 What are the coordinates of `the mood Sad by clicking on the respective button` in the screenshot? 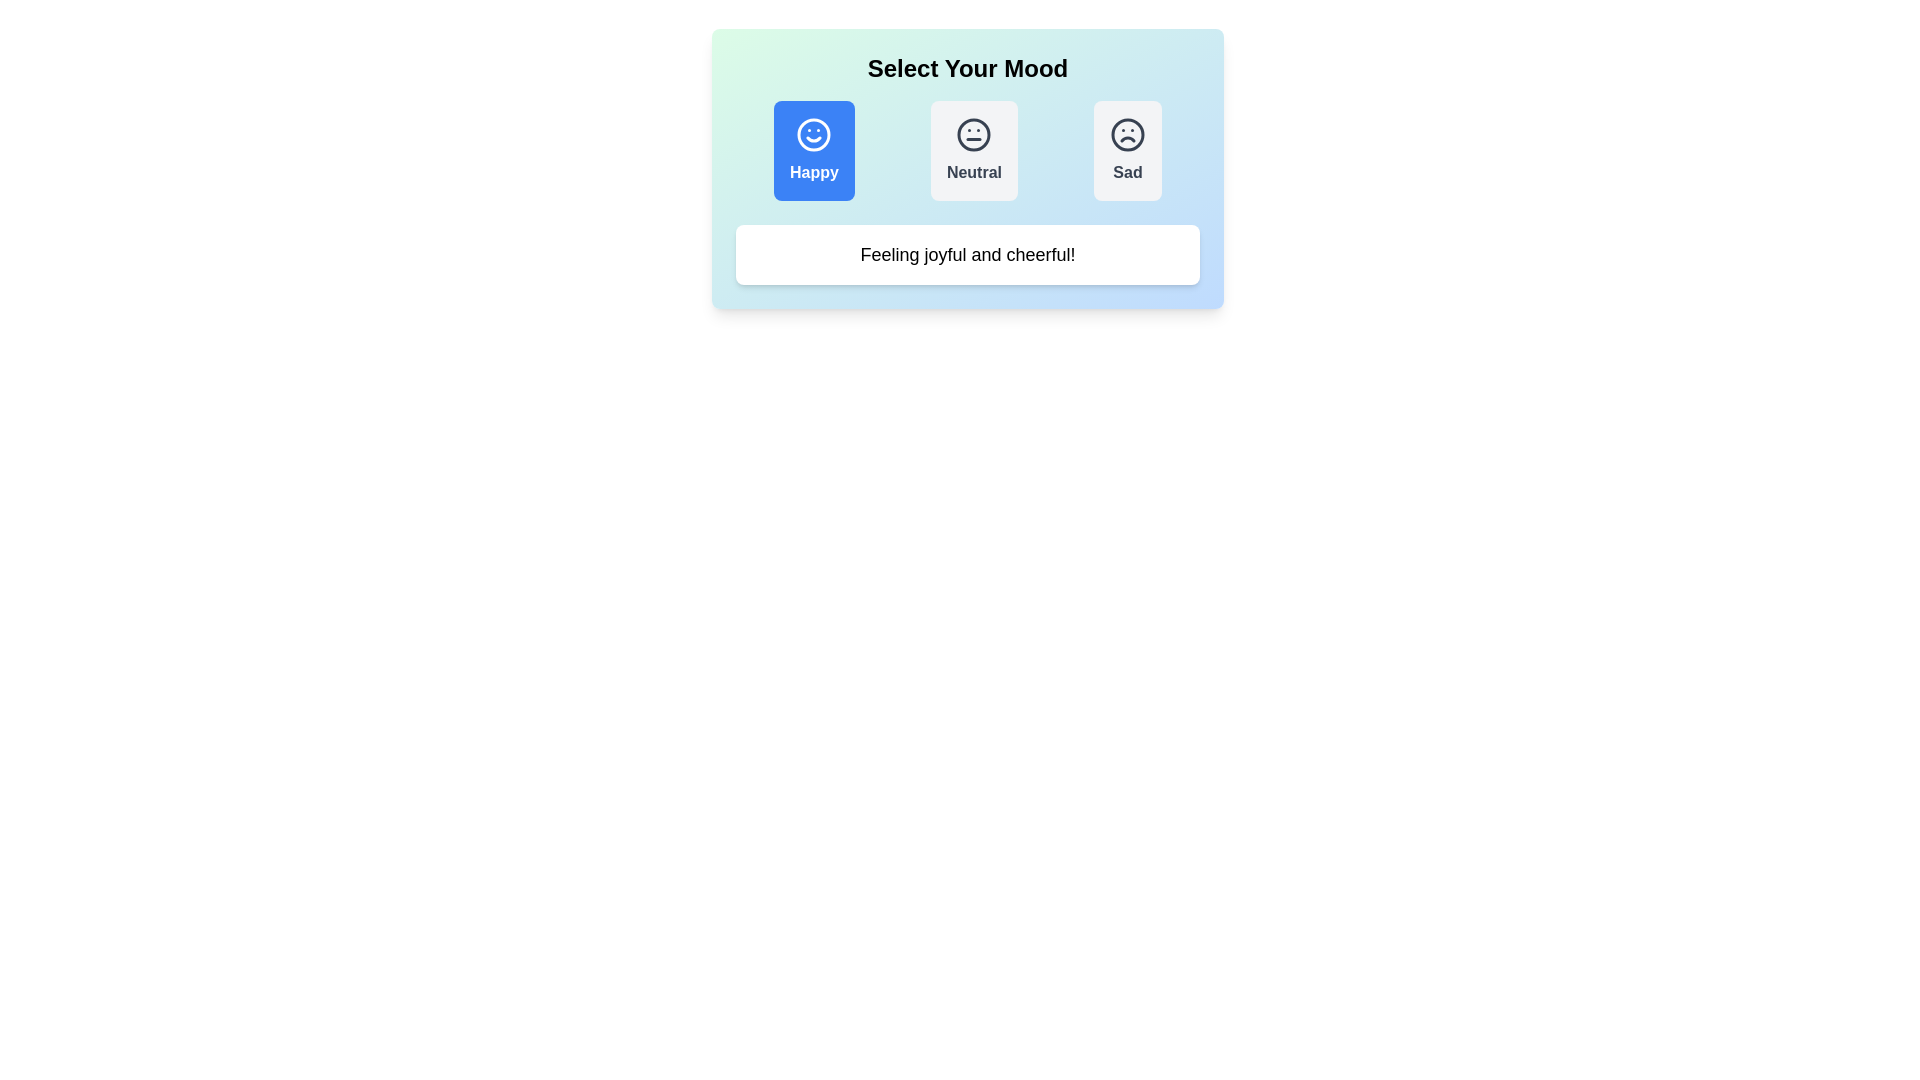 It's located at (1128, 149).